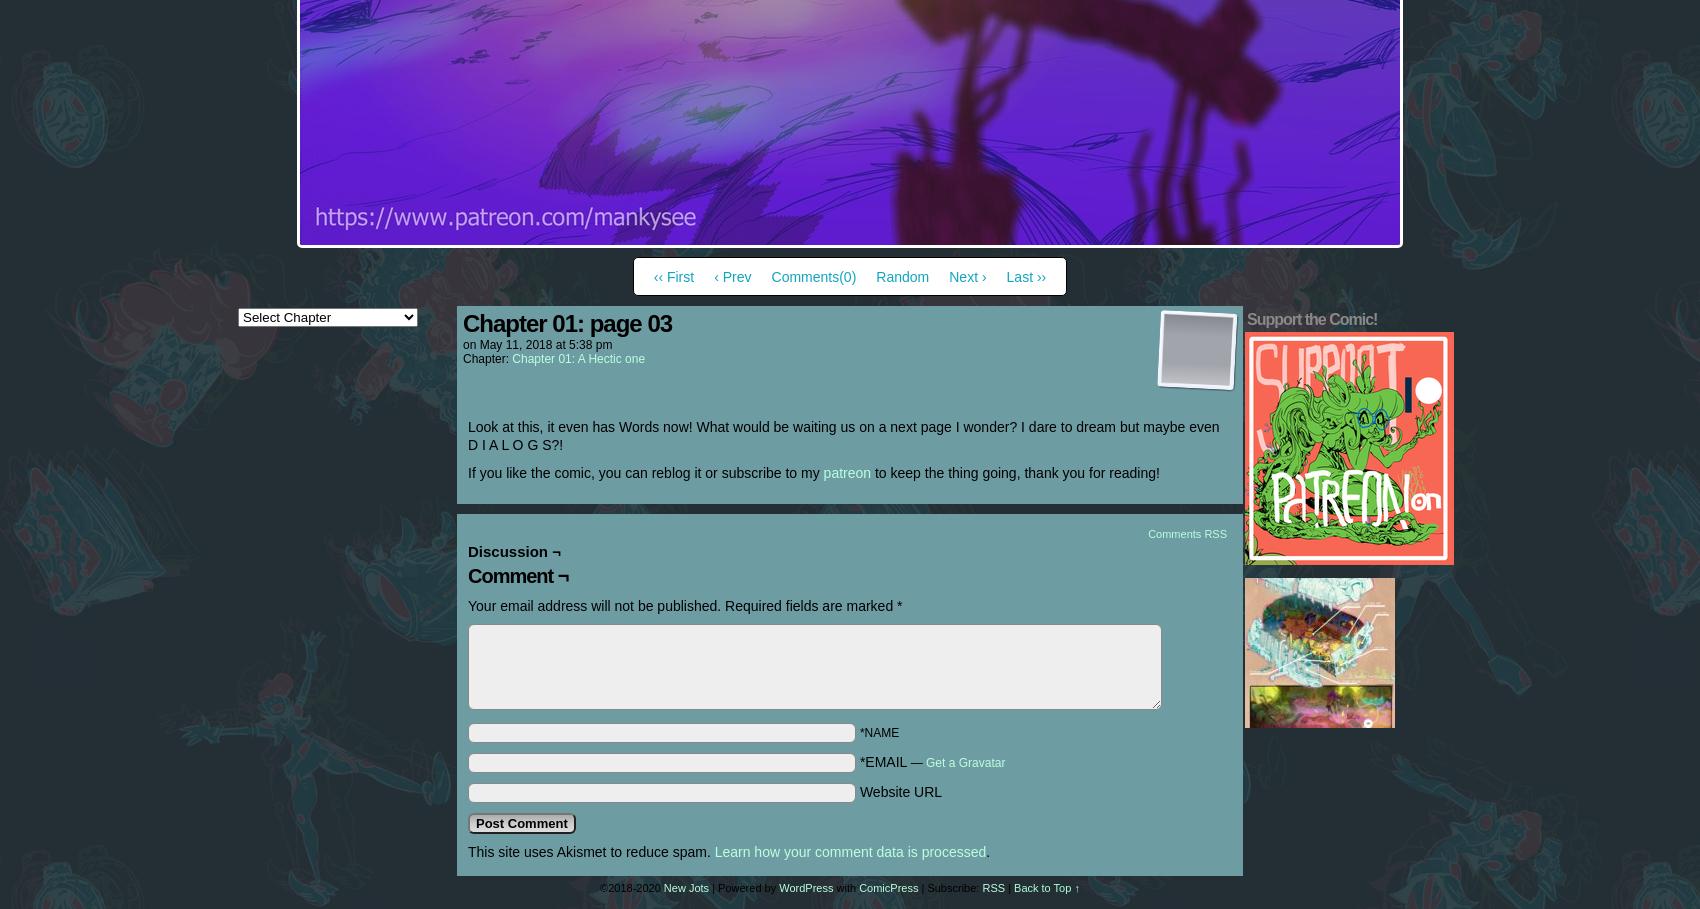 The height and width of the screenshot is (909, 1700). I want to click on 'Subscribe:', so click(953, 888).